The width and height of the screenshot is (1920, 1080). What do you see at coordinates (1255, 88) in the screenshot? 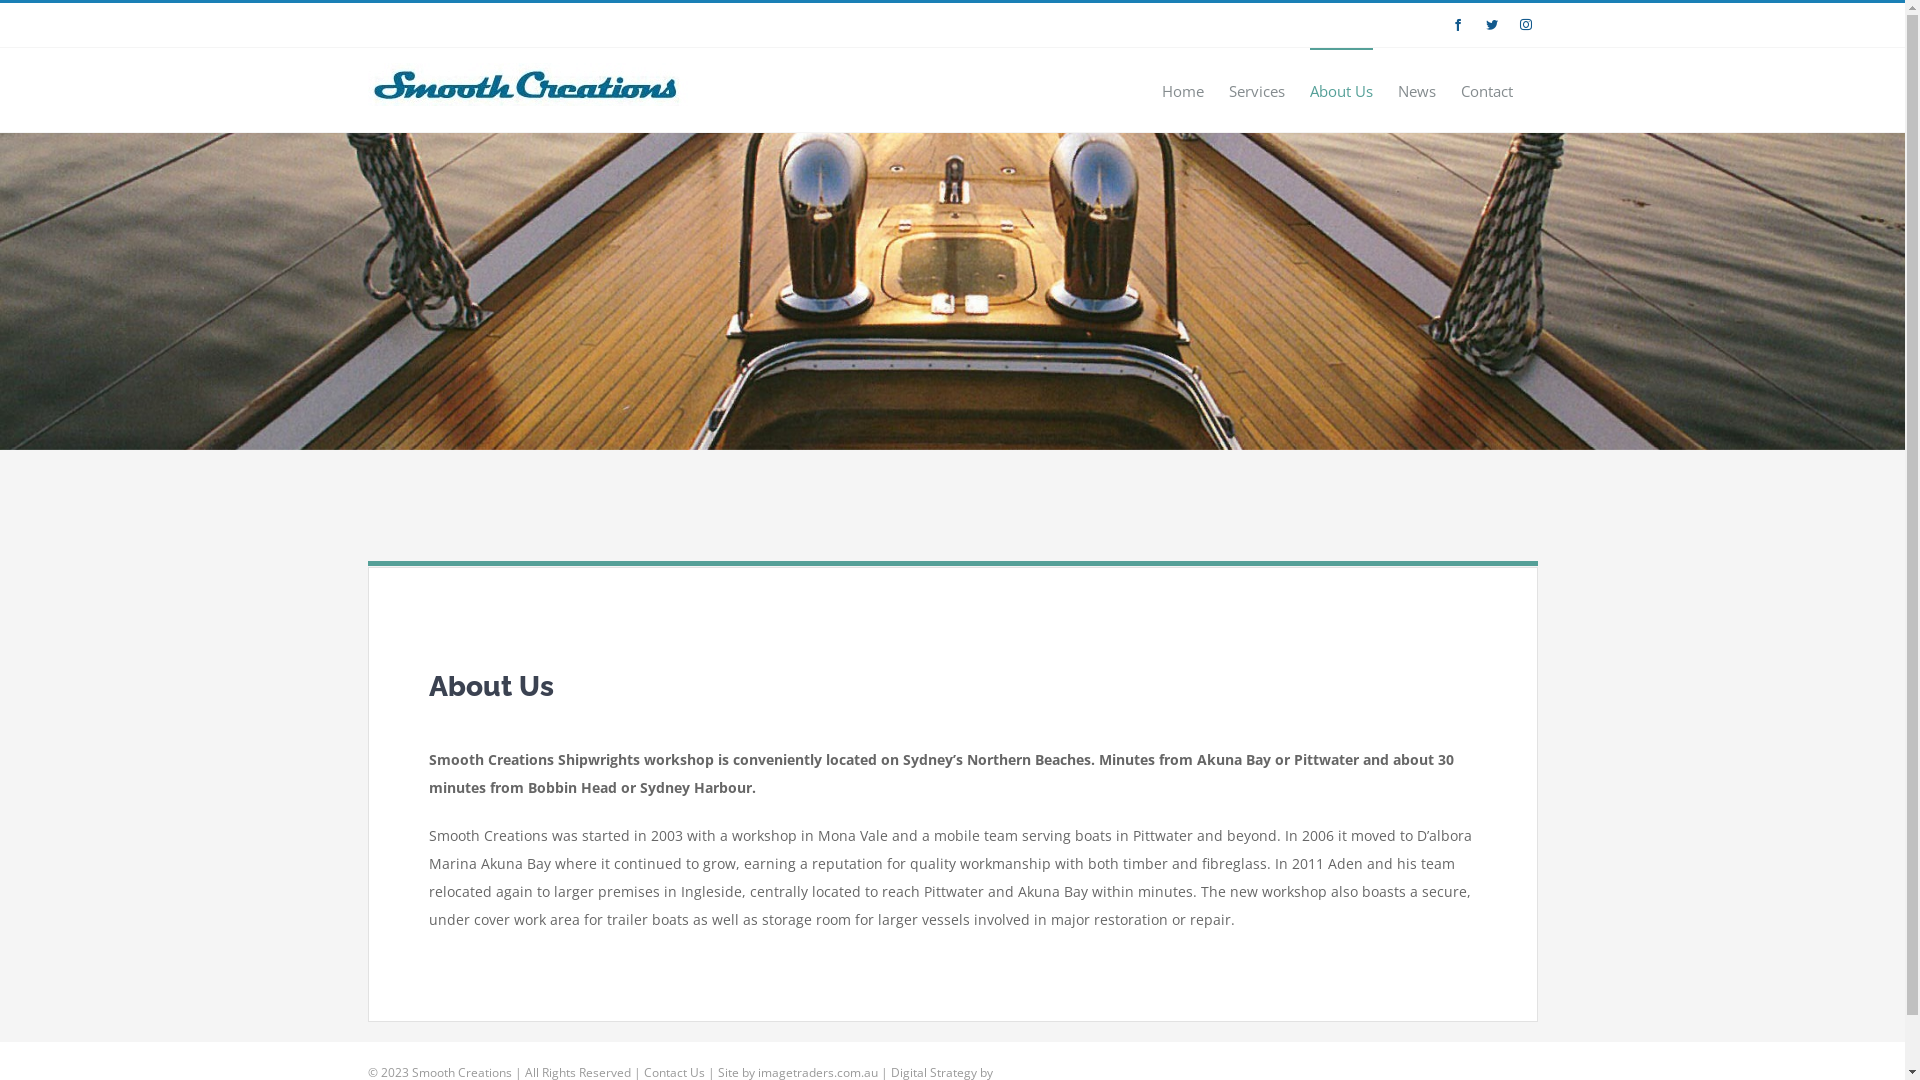
I see `'Services'` at bounding box center [1255, 88].